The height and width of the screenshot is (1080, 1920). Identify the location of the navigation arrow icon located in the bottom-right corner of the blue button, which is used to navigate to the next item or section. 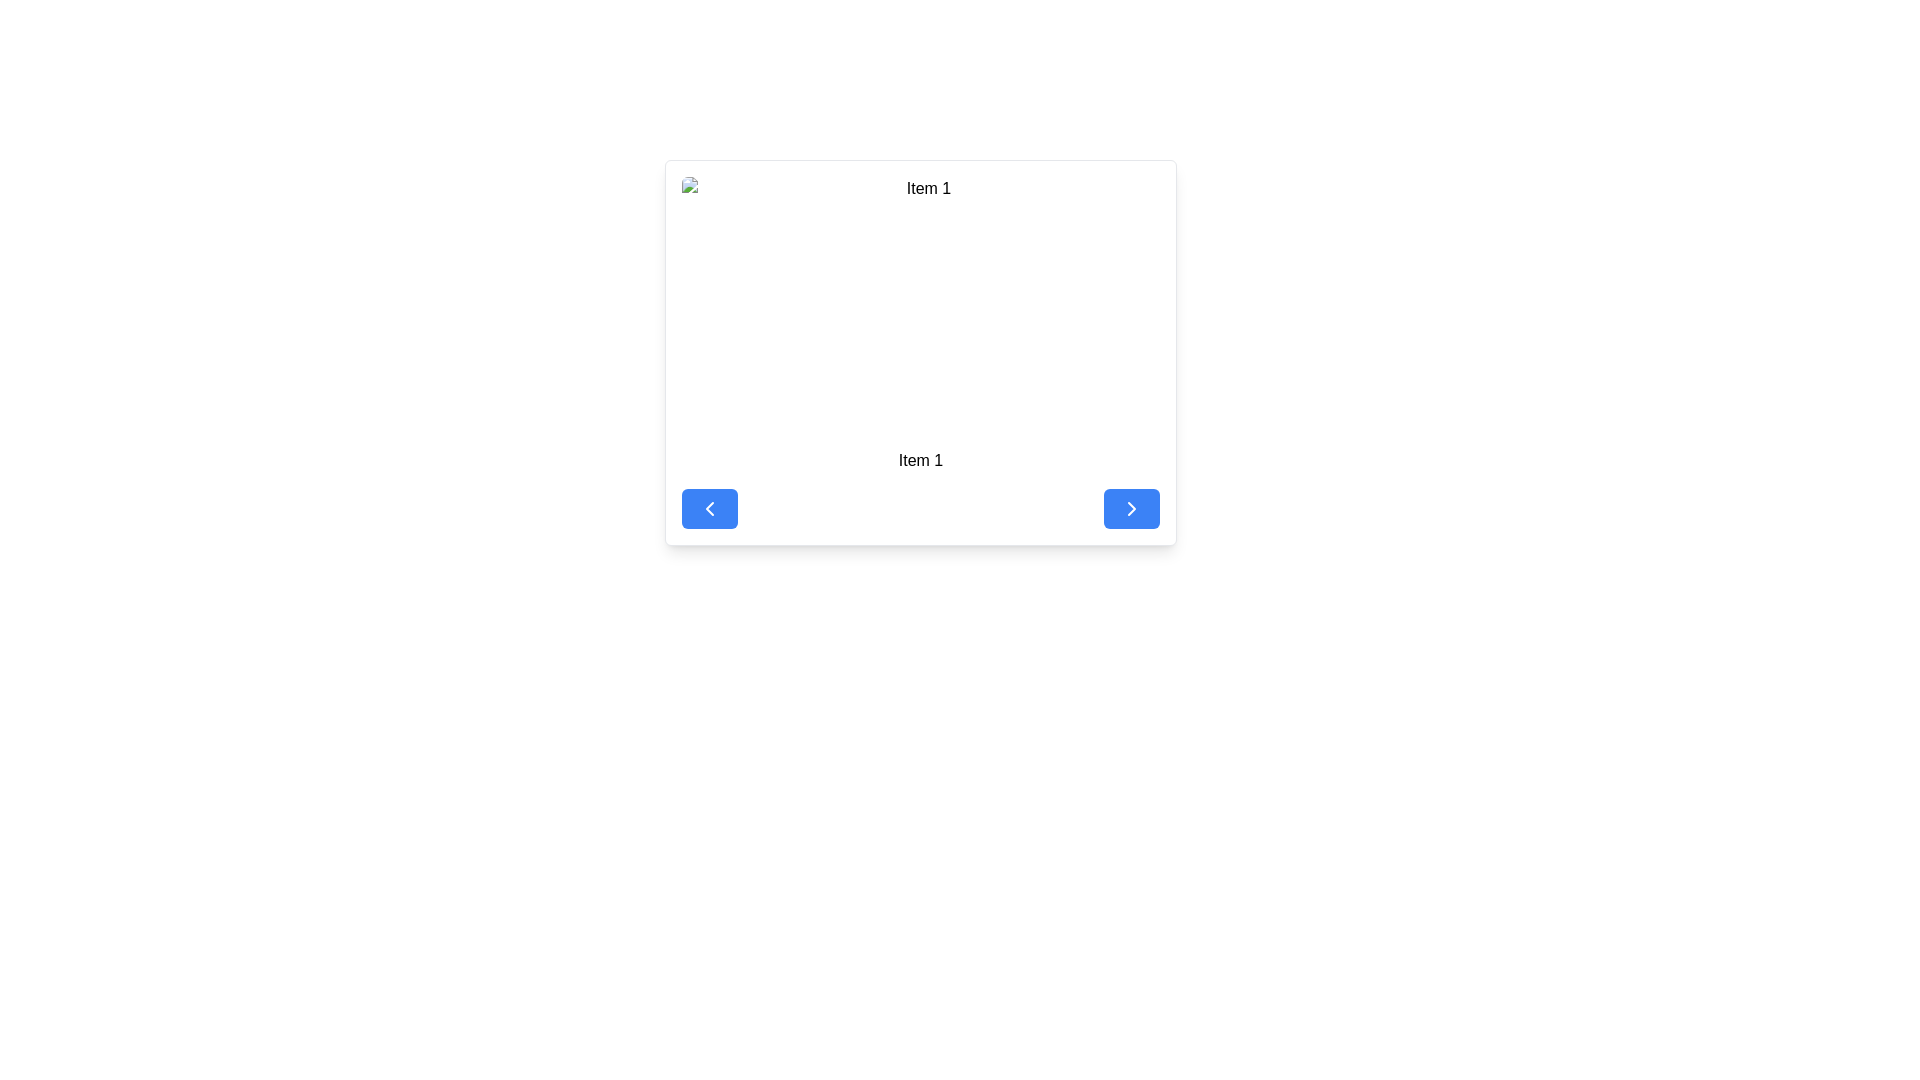
(1132, 508).